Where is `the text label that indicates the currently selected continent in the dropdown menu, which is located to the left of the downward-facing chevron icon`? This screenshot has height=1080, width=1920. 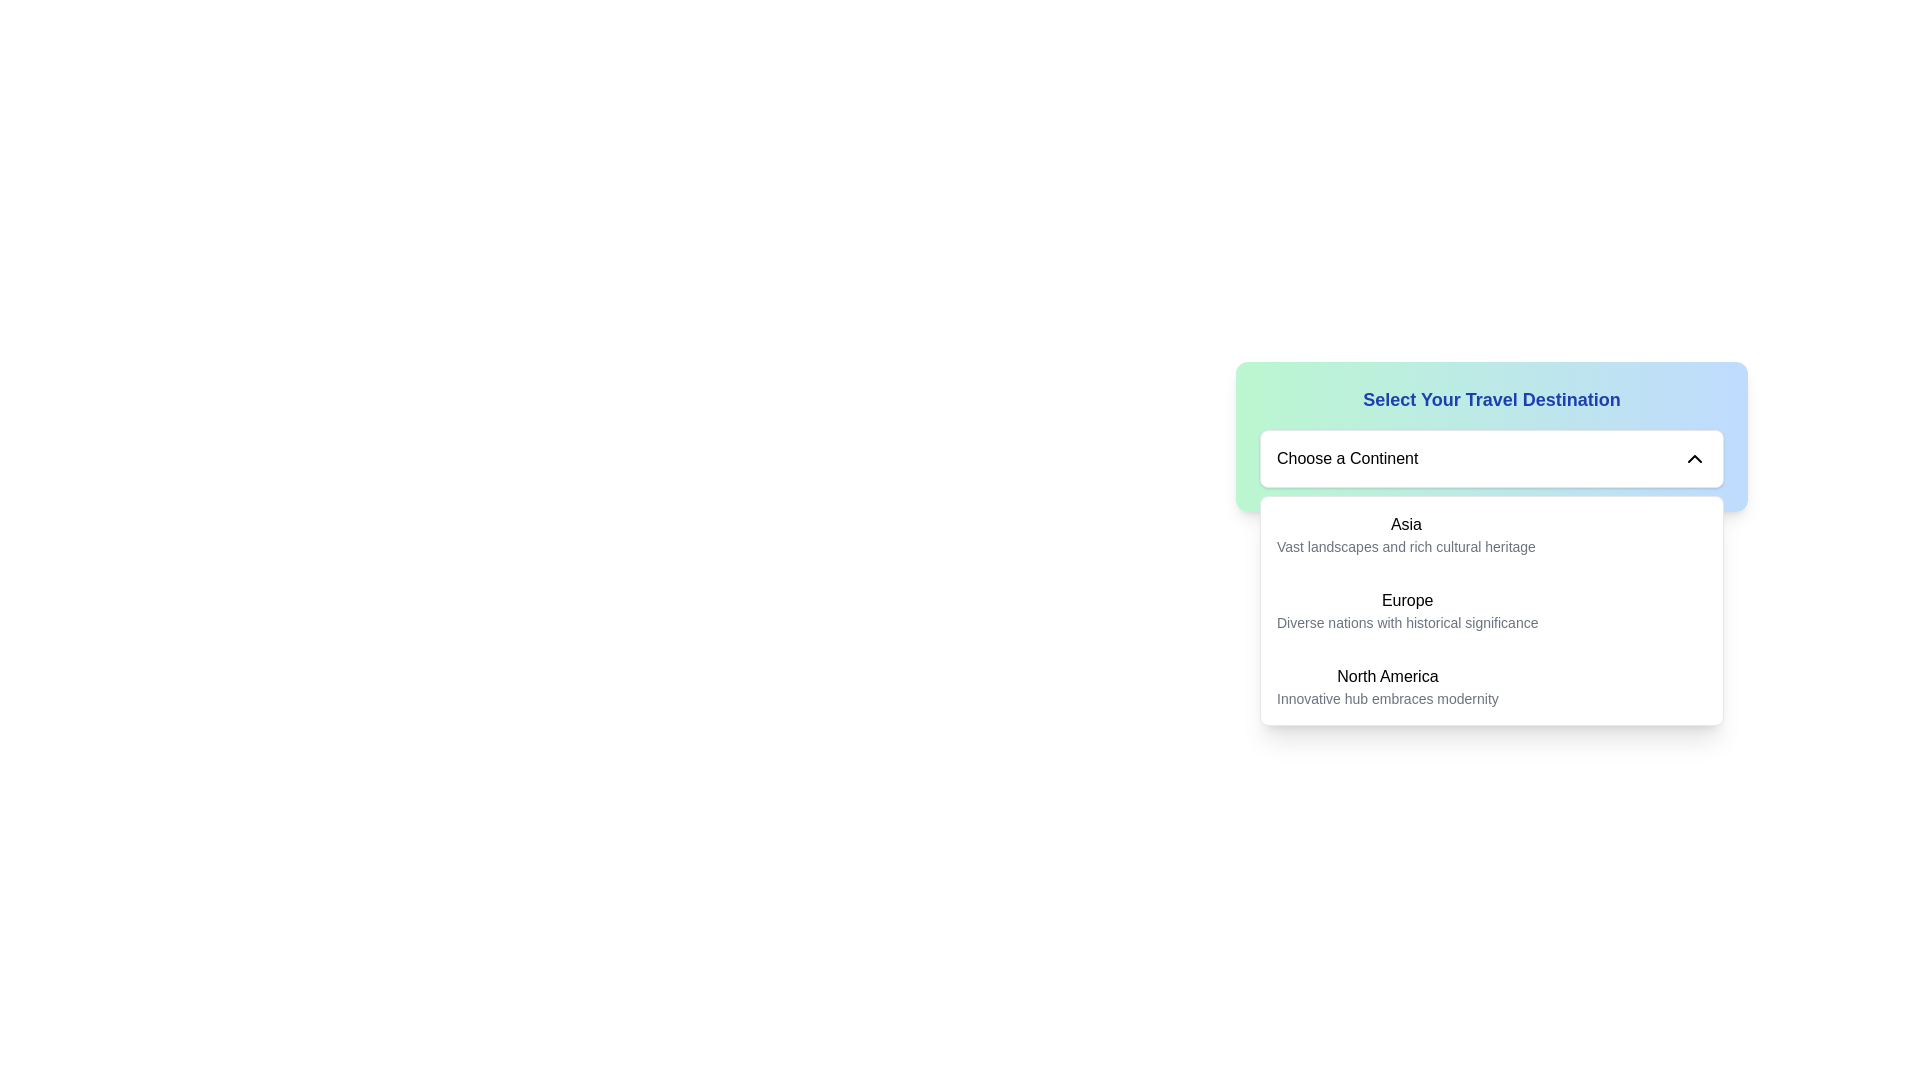
the text label that indicates the currently selected continent in the dropdown menu, which is located to the left of the downward-facing chevron icon is located at coordinates (1347, 459).